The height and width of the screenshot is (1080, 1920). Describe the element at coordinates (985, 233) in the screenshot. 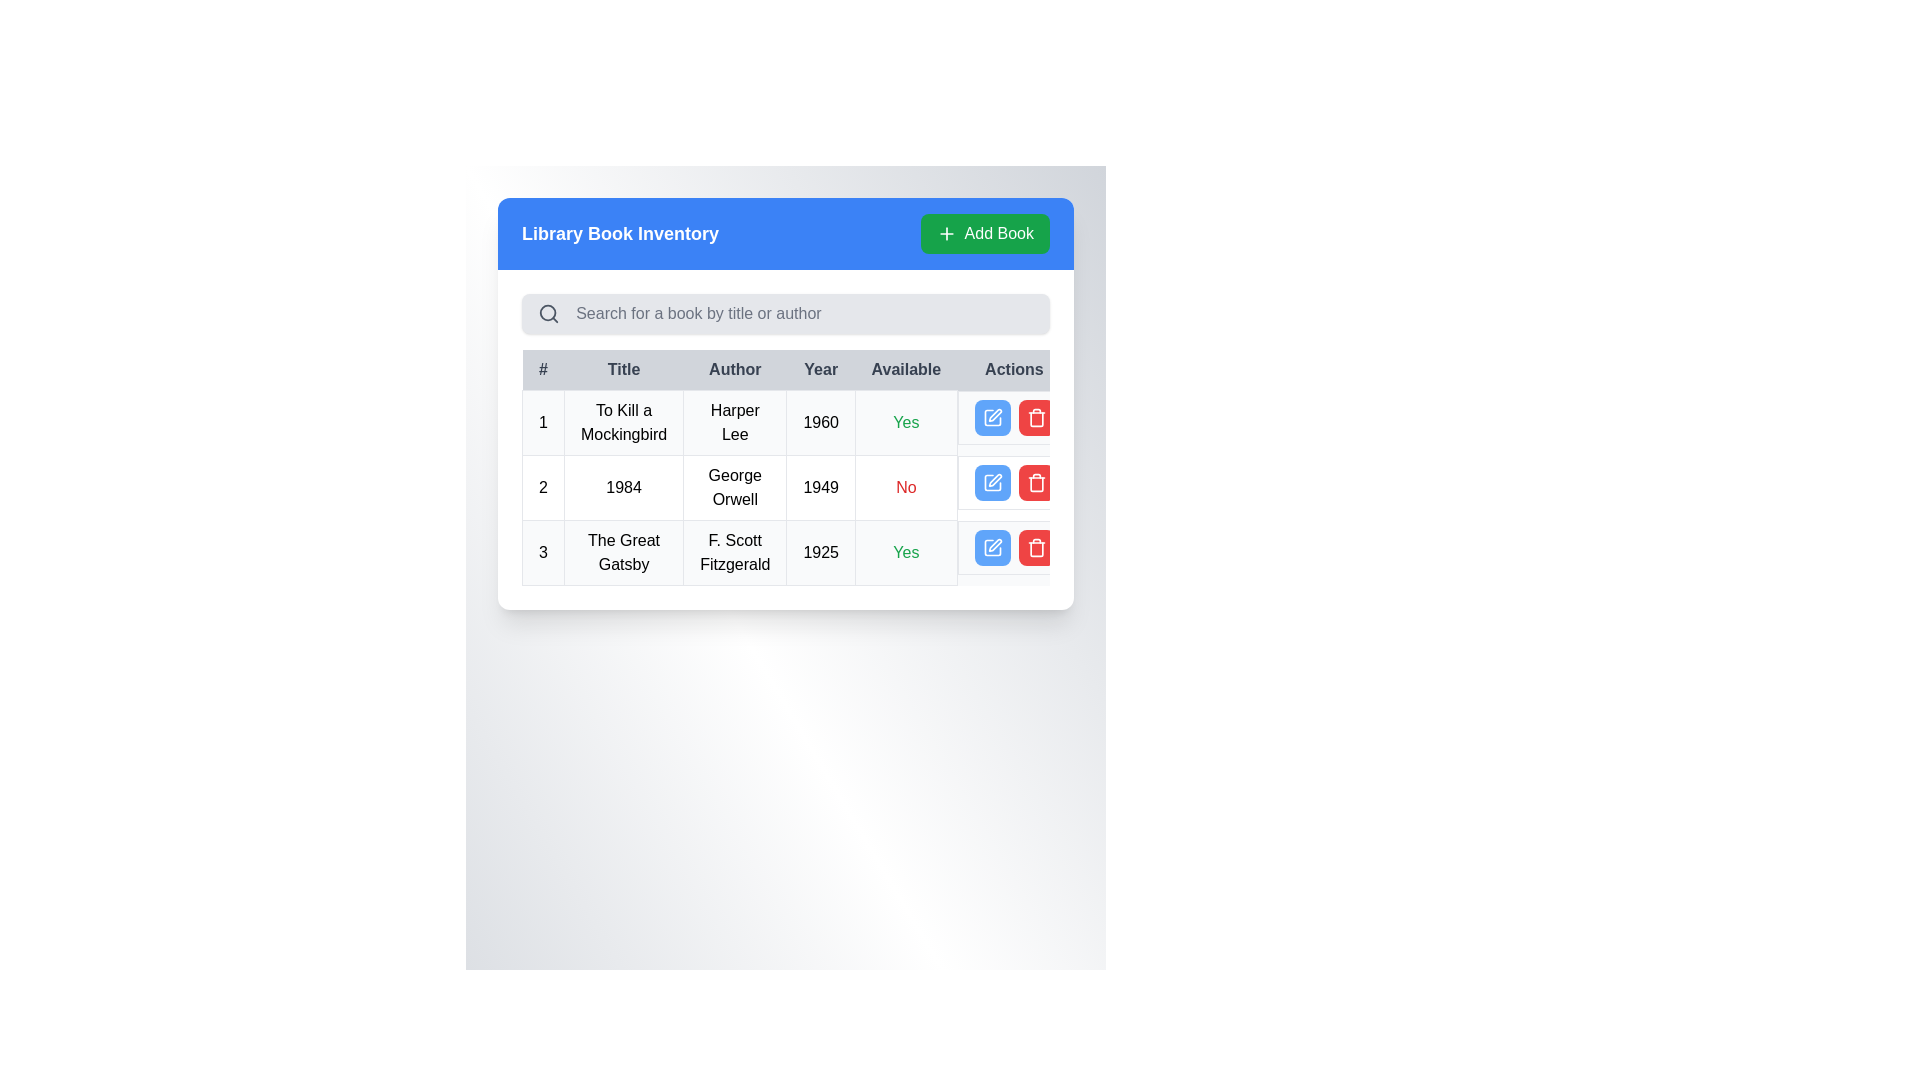

I see `the button located in the top-right corner of the 'Library Book Inventory' header bar to initiate the Add Book action` at that location.